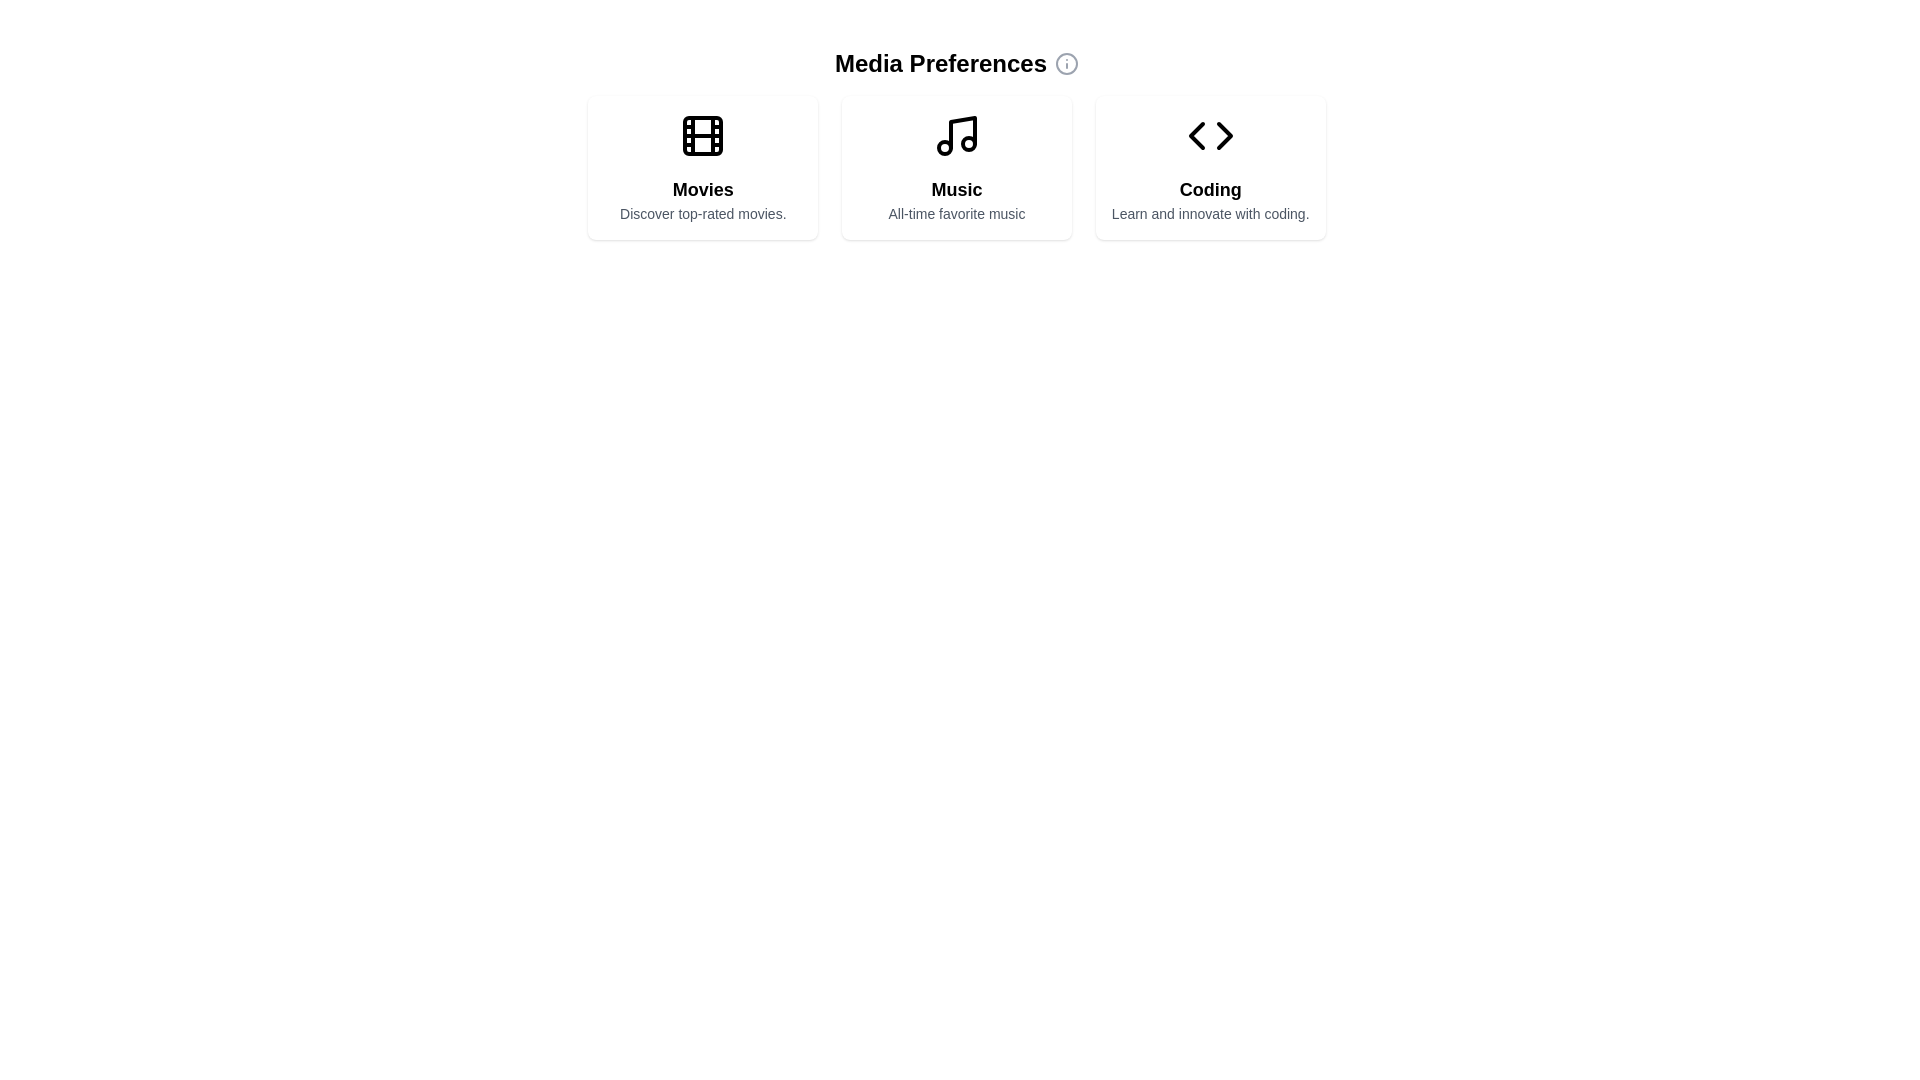 The height and width of the screenshot is (1080, 1920). What do you see at coordinates (1066, 63) in the screenshot?
I see `the circular information icon located to the right of the 'Media Preferences' text` at bounding box center [1066, 63].